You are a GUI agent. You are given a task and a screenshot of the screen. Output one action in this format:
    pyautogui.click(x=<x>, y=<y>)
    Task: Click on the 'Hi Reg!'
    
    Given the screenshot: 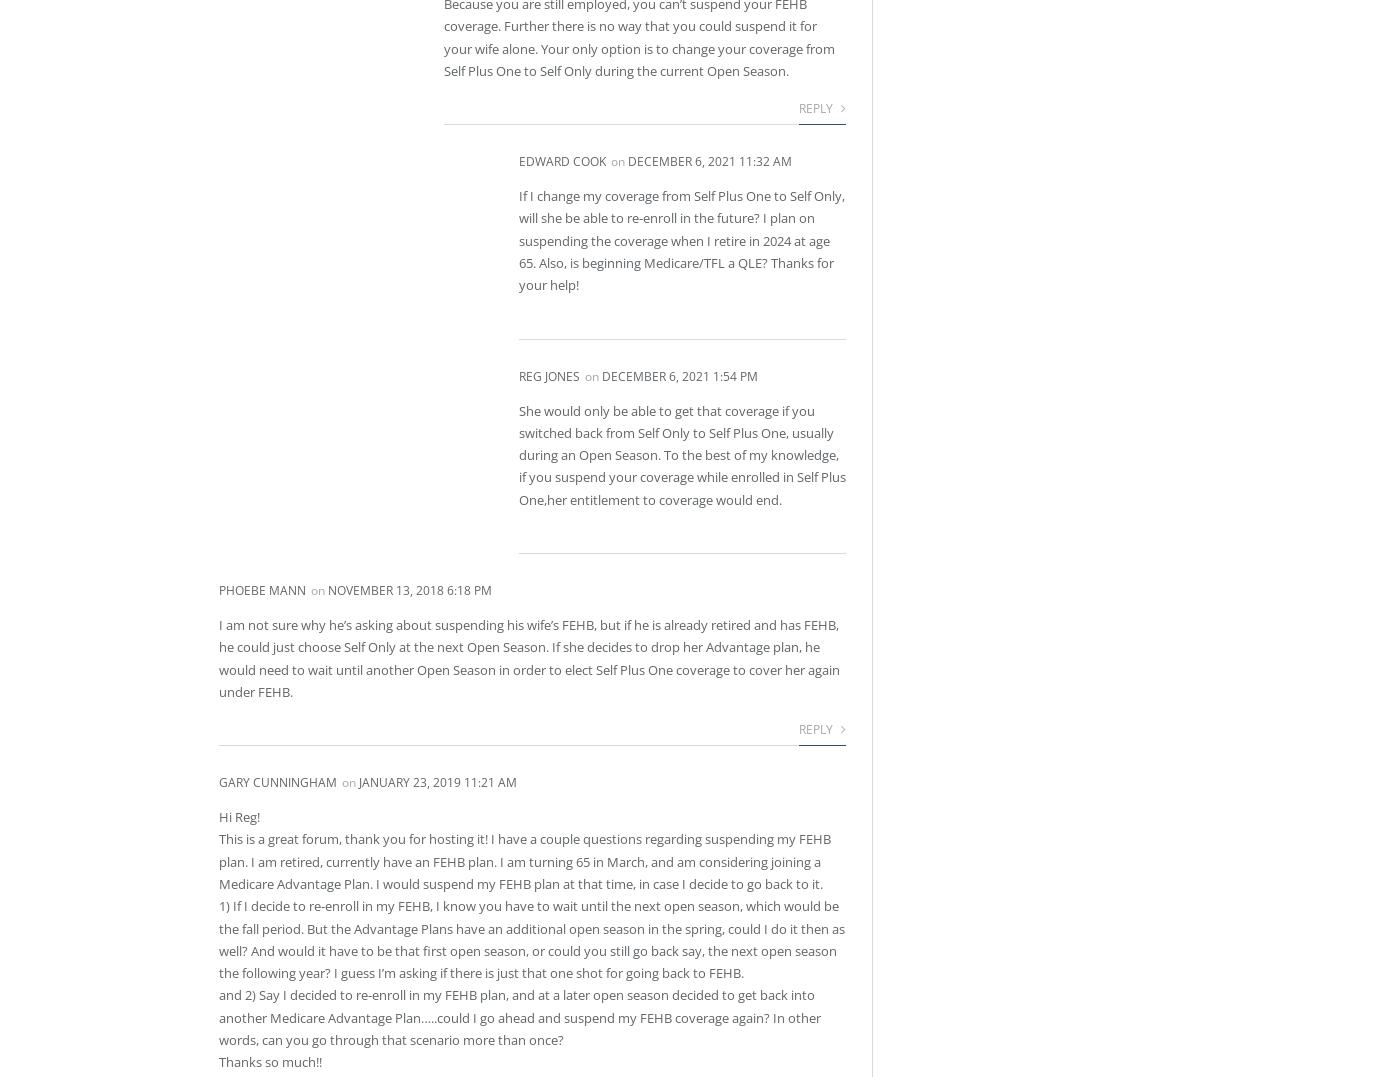 What is the action you would take?
    pyautogui.click(x=218, y=817)
    